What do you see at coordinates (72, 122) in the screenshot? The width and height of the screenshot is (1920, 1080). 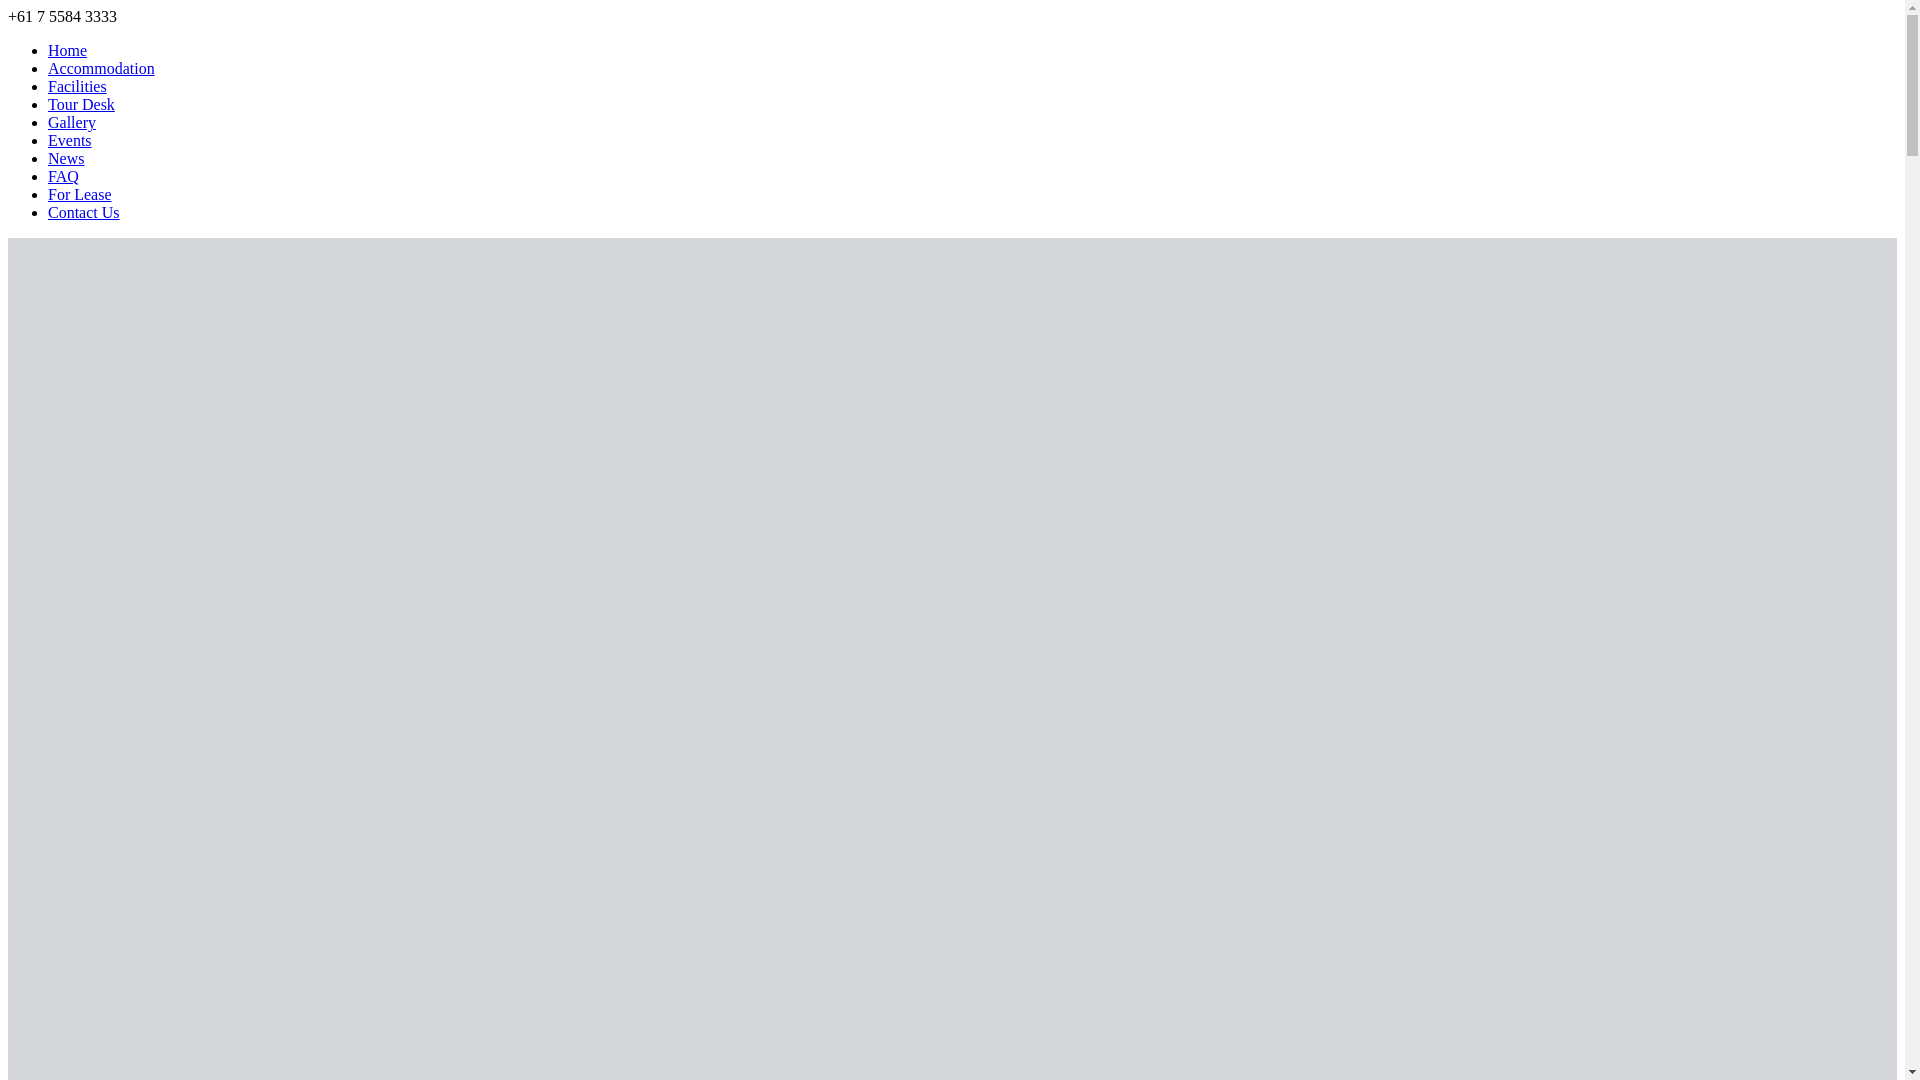 I see `'Gallery'` at bounding box center [72, 122].